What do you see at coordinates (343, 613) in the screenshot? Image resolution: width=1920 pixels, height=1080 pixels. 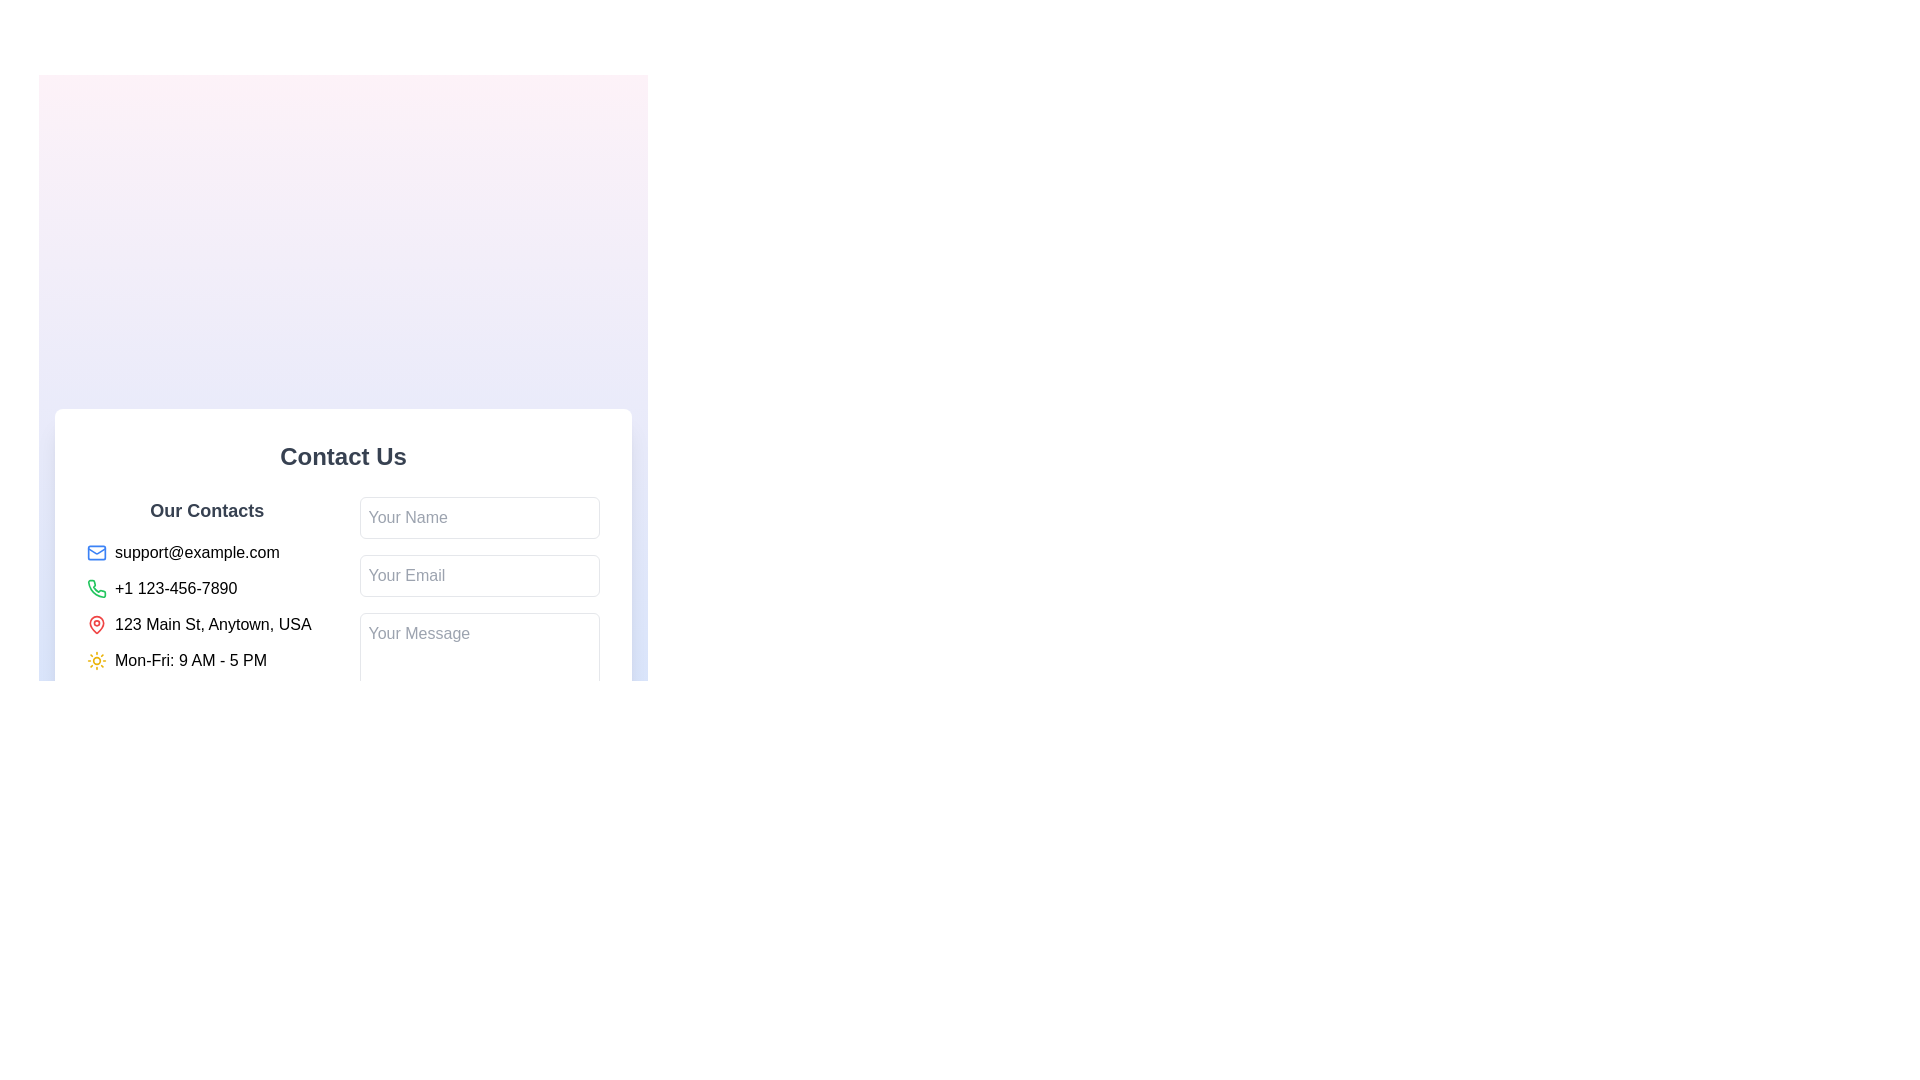 I see `the input fields within the 'Contact Us' form to type information, specifically targeting the input fields for 'Your Name', 'Your Email', and 'Your Message'` at bounding box center [343, 613].